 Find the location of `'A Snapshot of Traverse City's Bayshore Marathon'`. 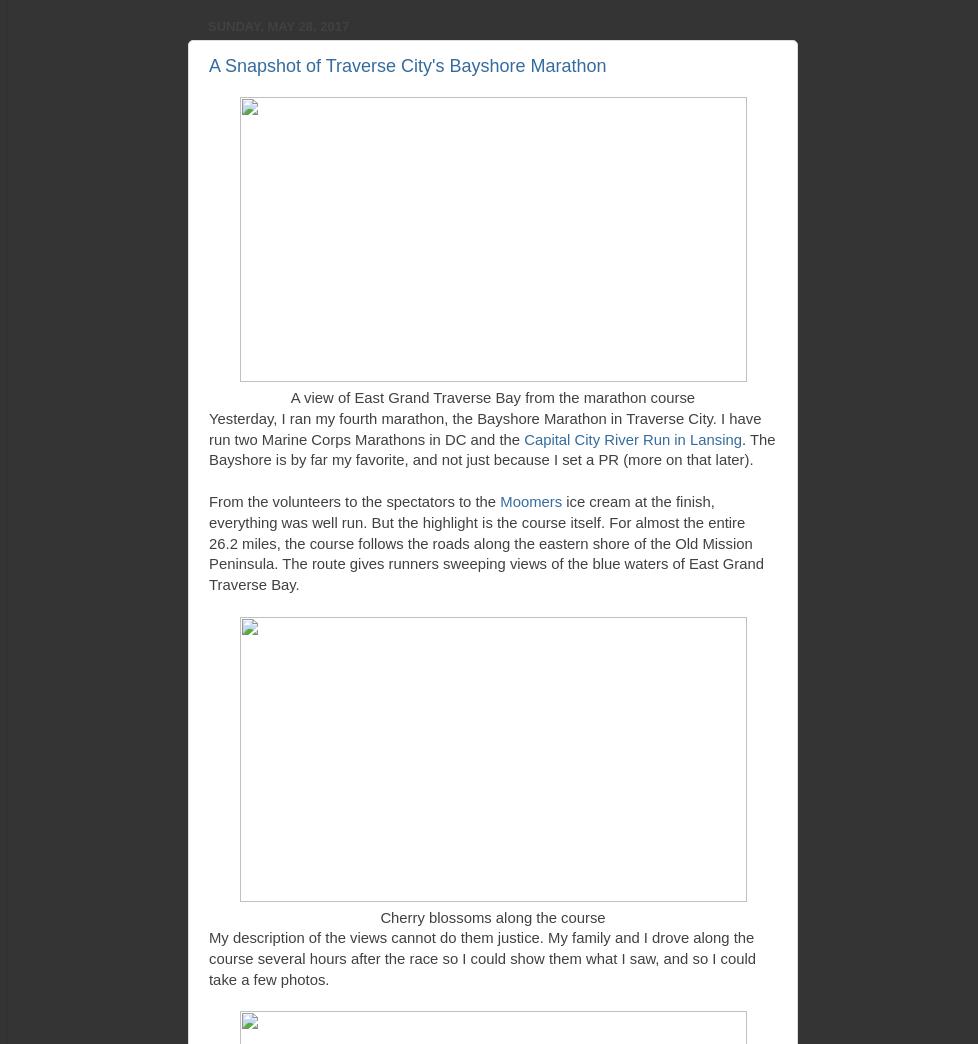

'A Snapshot of Traverse City's Bayshore Marathon' is located at coordinates (406, 64).